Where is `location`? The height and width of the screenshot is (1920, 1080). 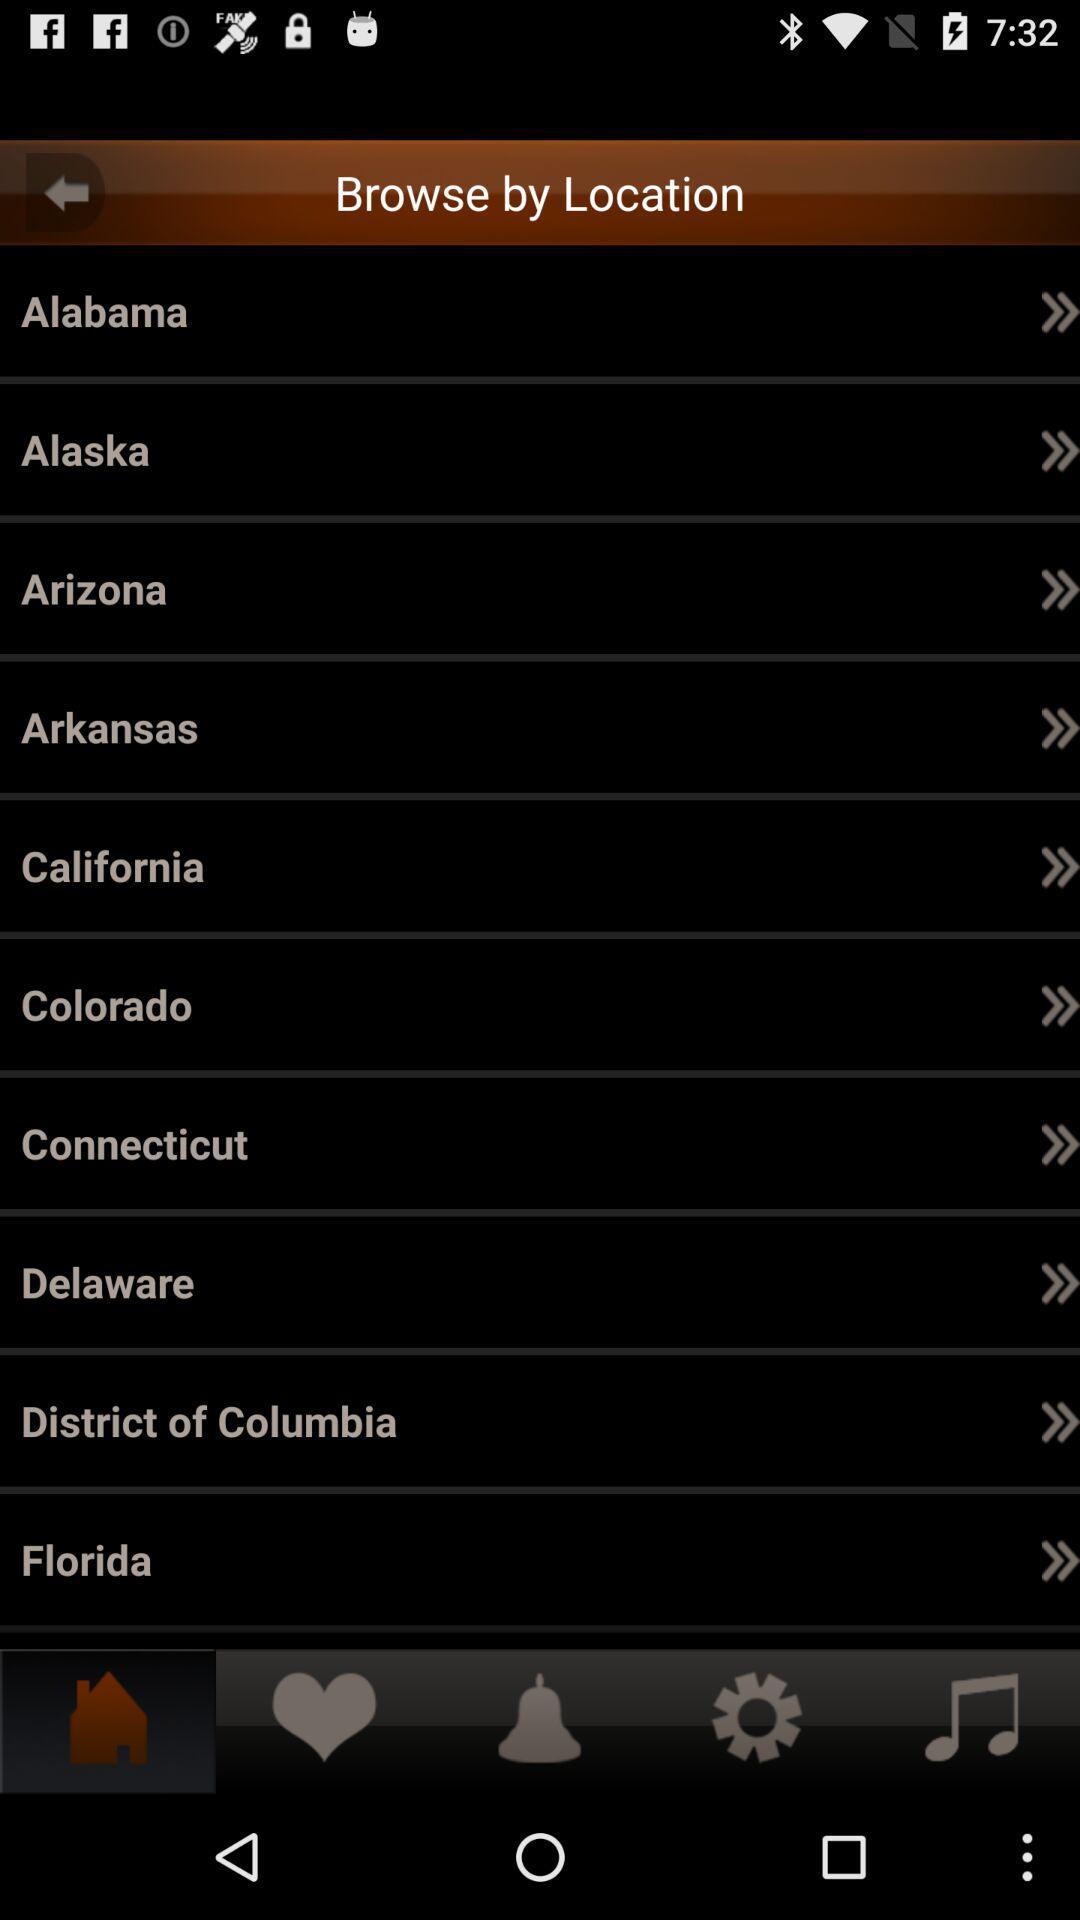 location is located at coordinates (540, 100).